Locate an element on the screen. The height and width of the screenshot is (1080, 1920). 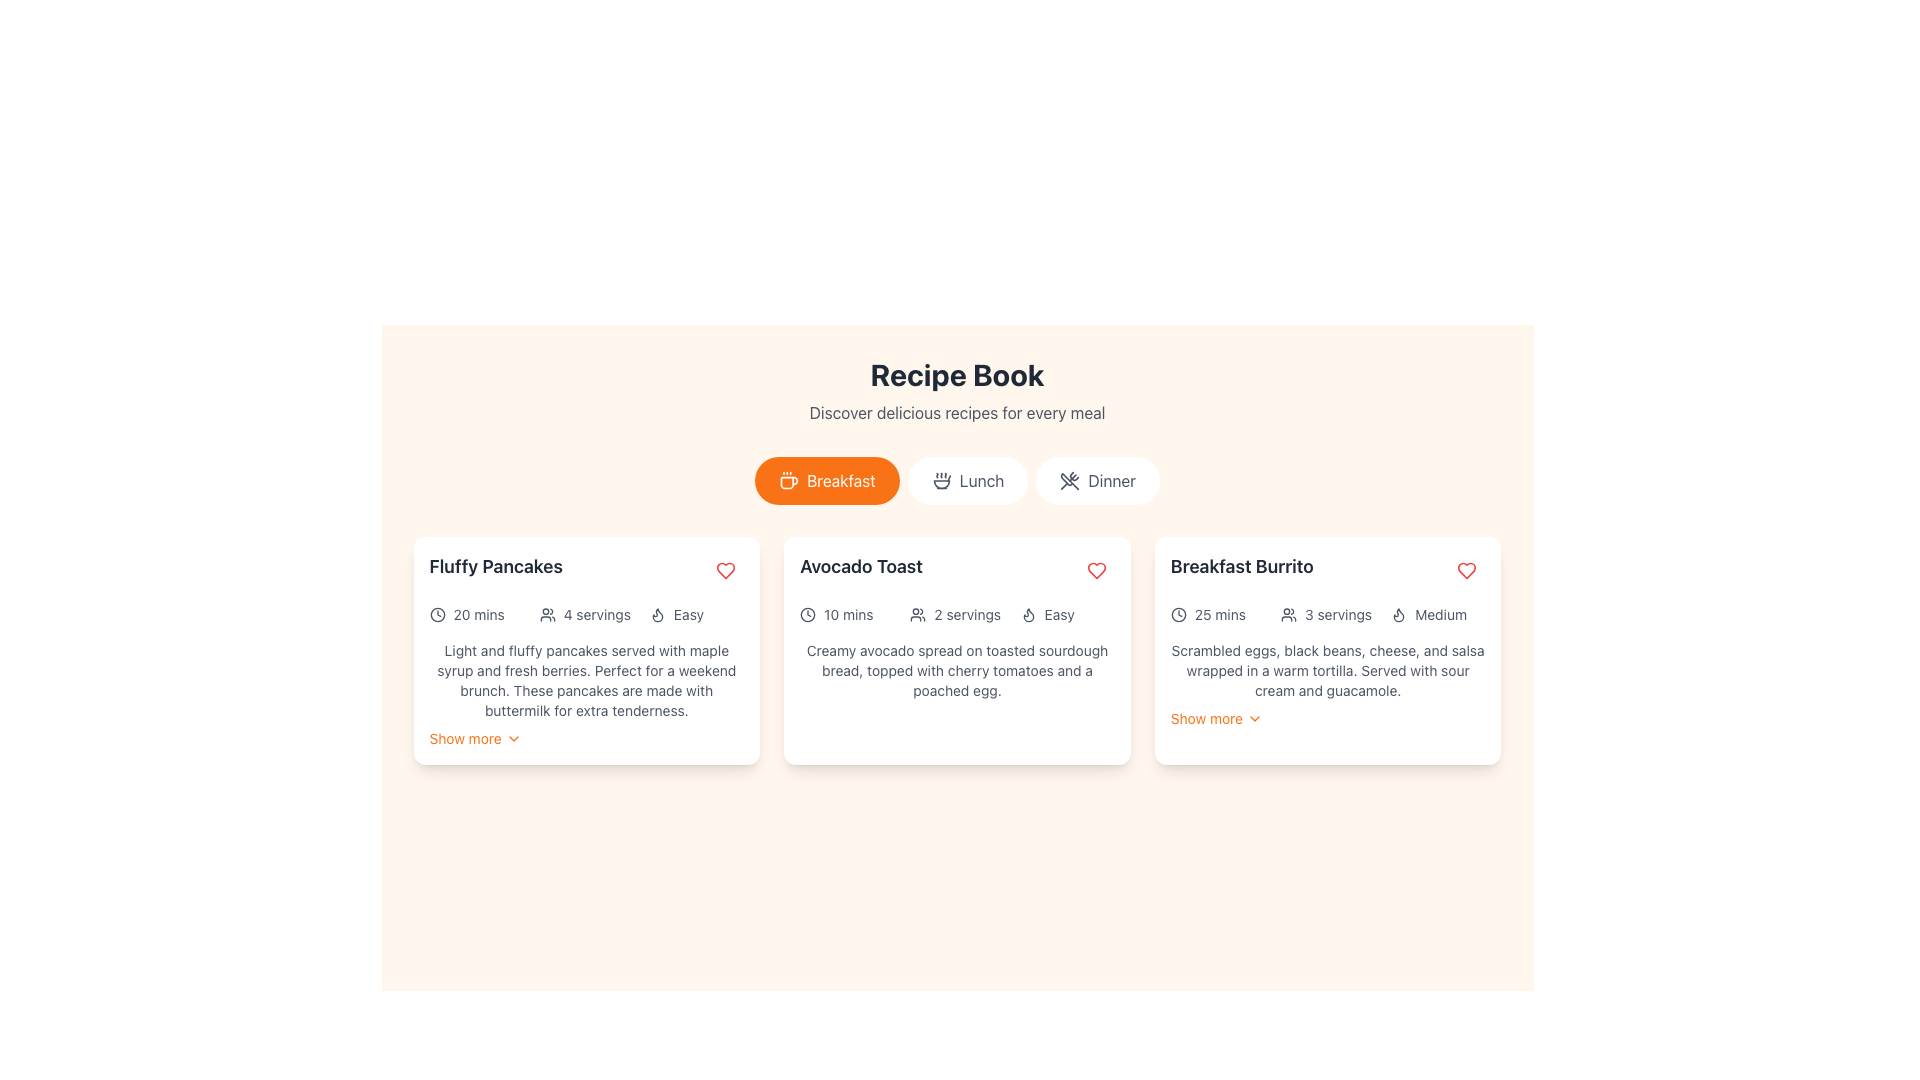
the chevron icon that indicates expandable functionality next to the 'Show more' text for 'Fluffy Pancakes' to receive visual feedback is located at coordinates (513, 739).